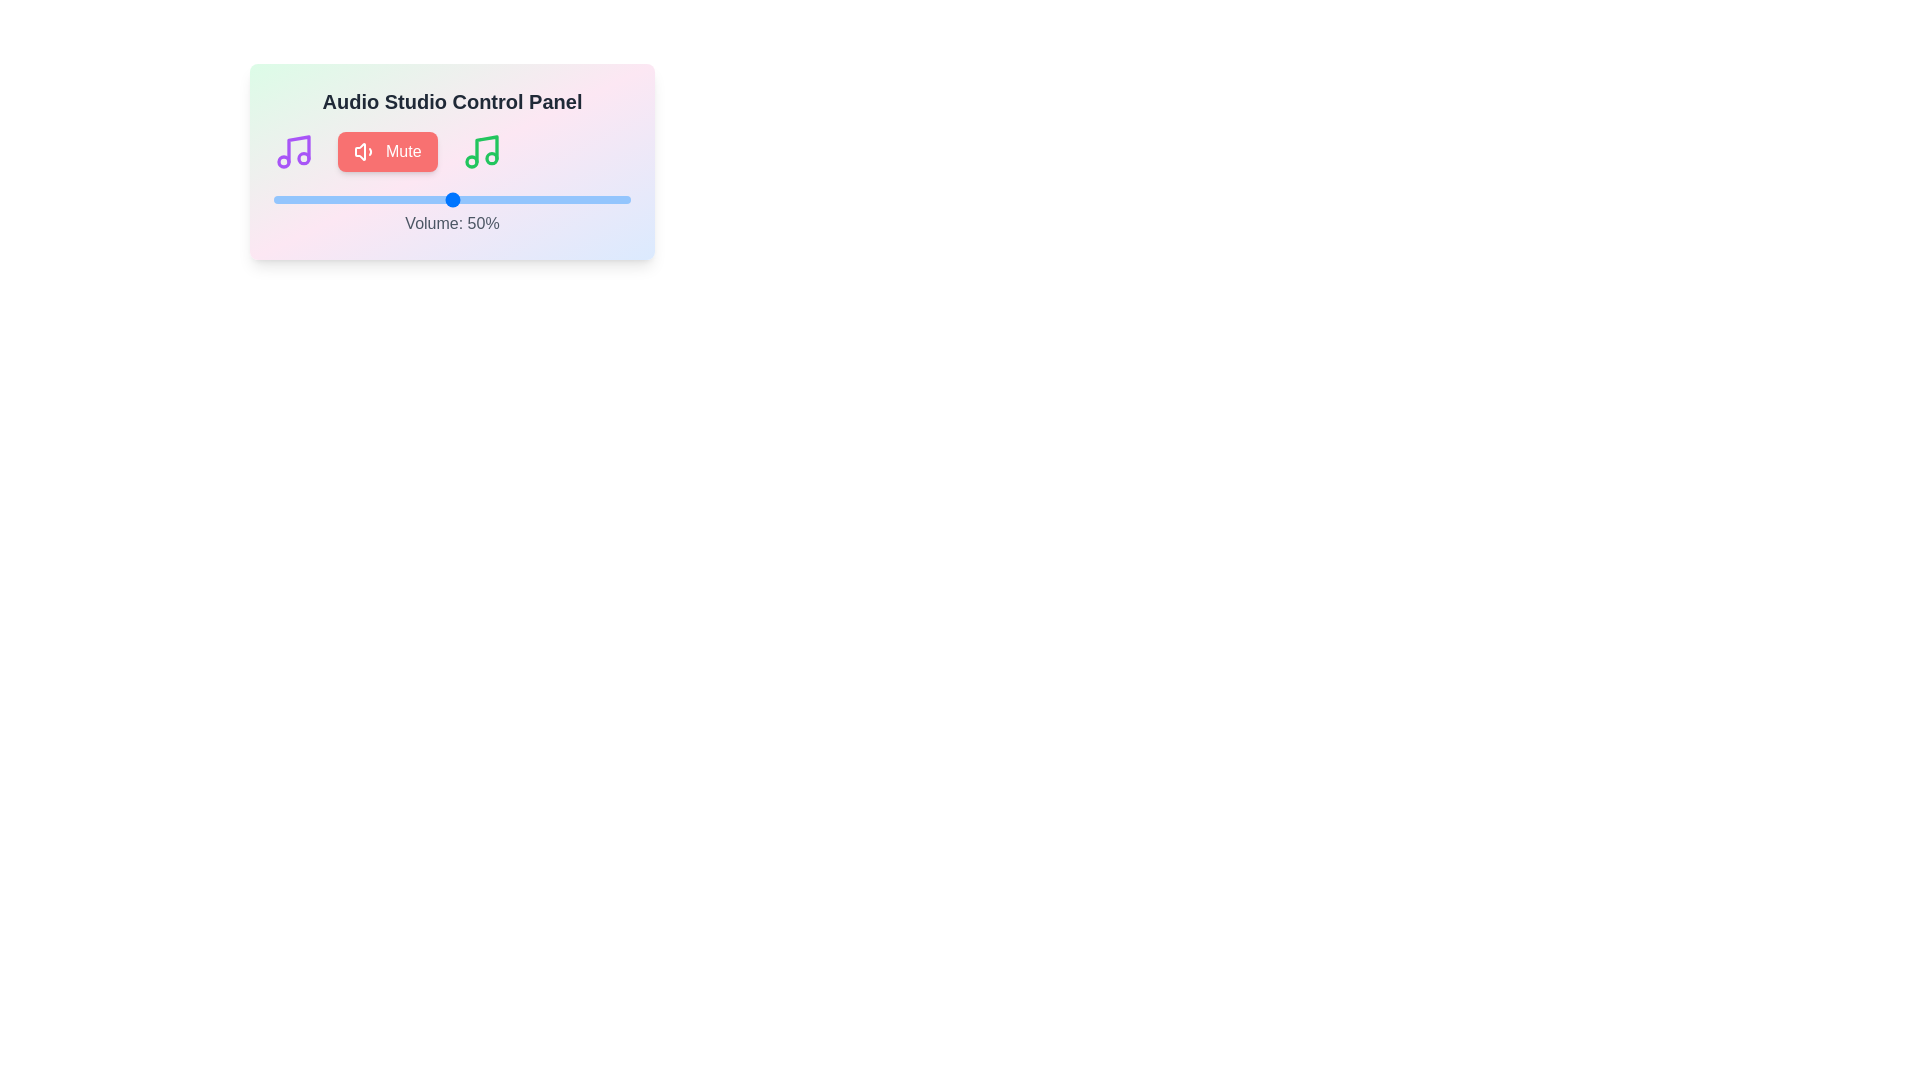 Image resolution: width=1920 pixels, height=1080 pixels. What do you see at coordinates (572, 200) in the screenshot?
I see `the volume slider to set the volume to 84%` at bounding box center [572, 200].